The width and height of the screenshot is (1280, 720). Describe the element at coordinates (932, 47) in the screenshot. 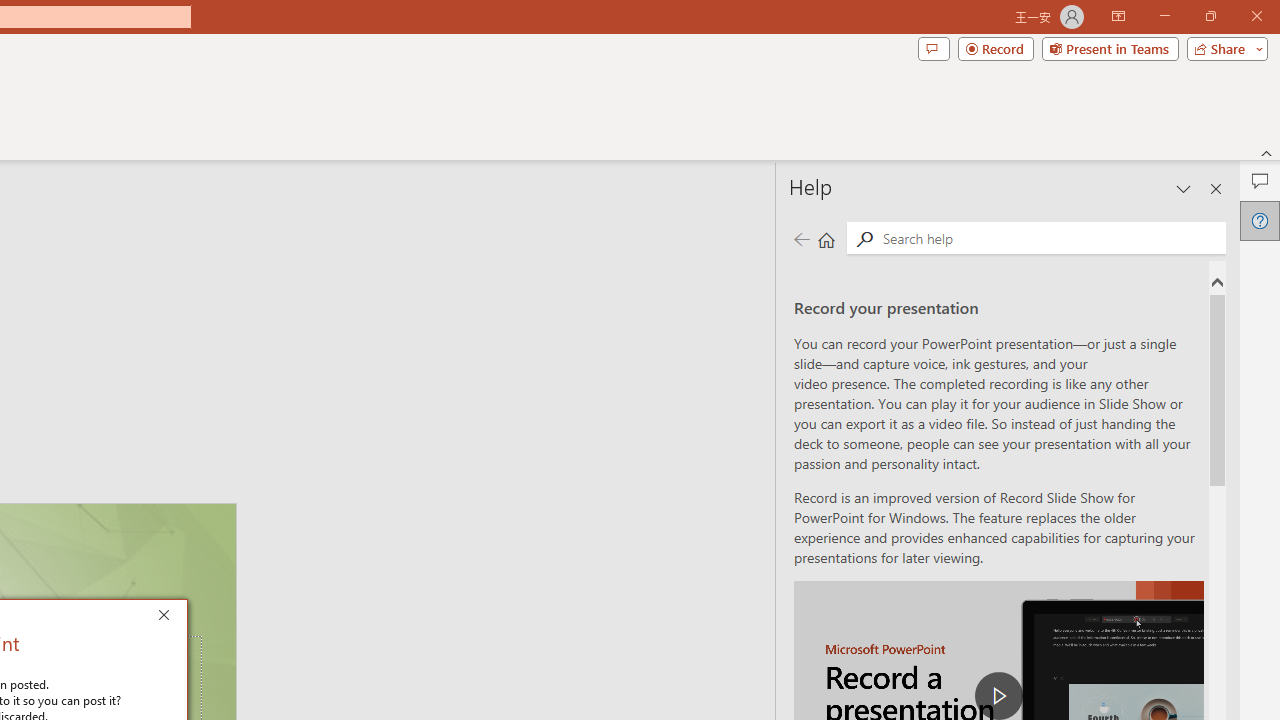

I see `'Comments'` at that location.